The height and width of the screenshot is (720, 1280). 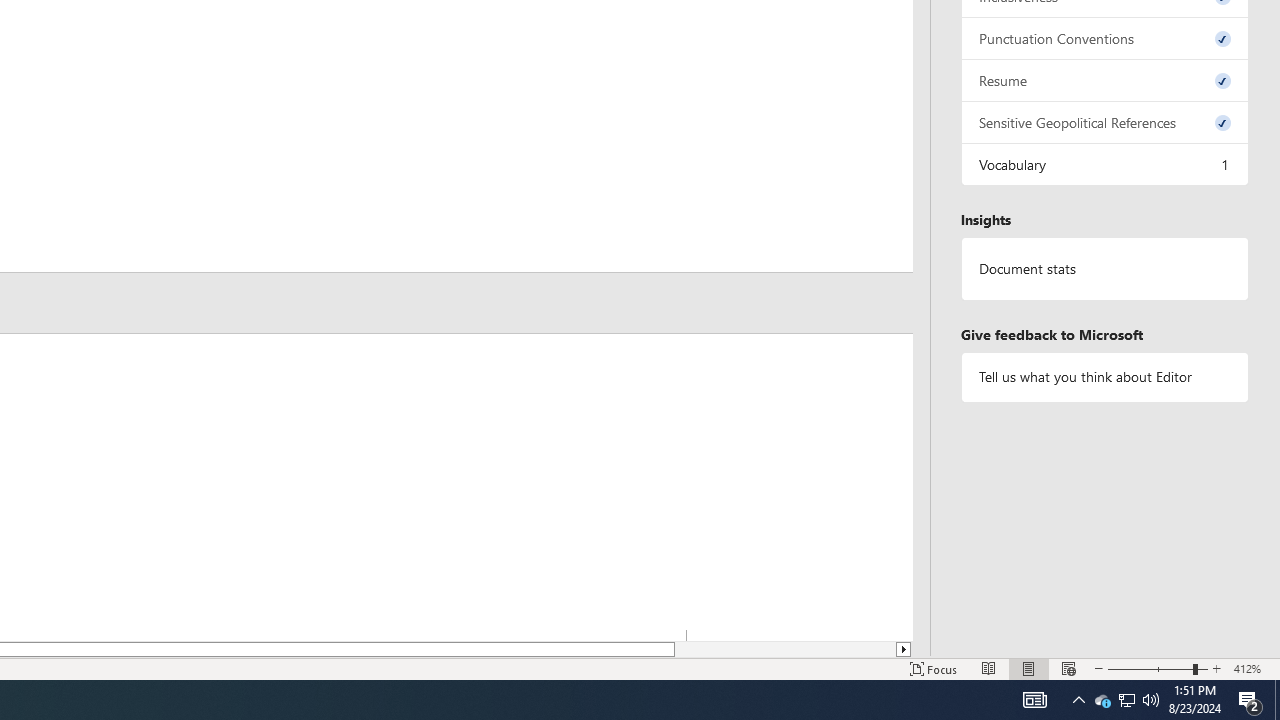 What do you see at coordinates (1104, 79) in the screenshot?
I see `'Resume, 0 issues. Press space or enter to review items.'` at bounding box center [1104, 79].